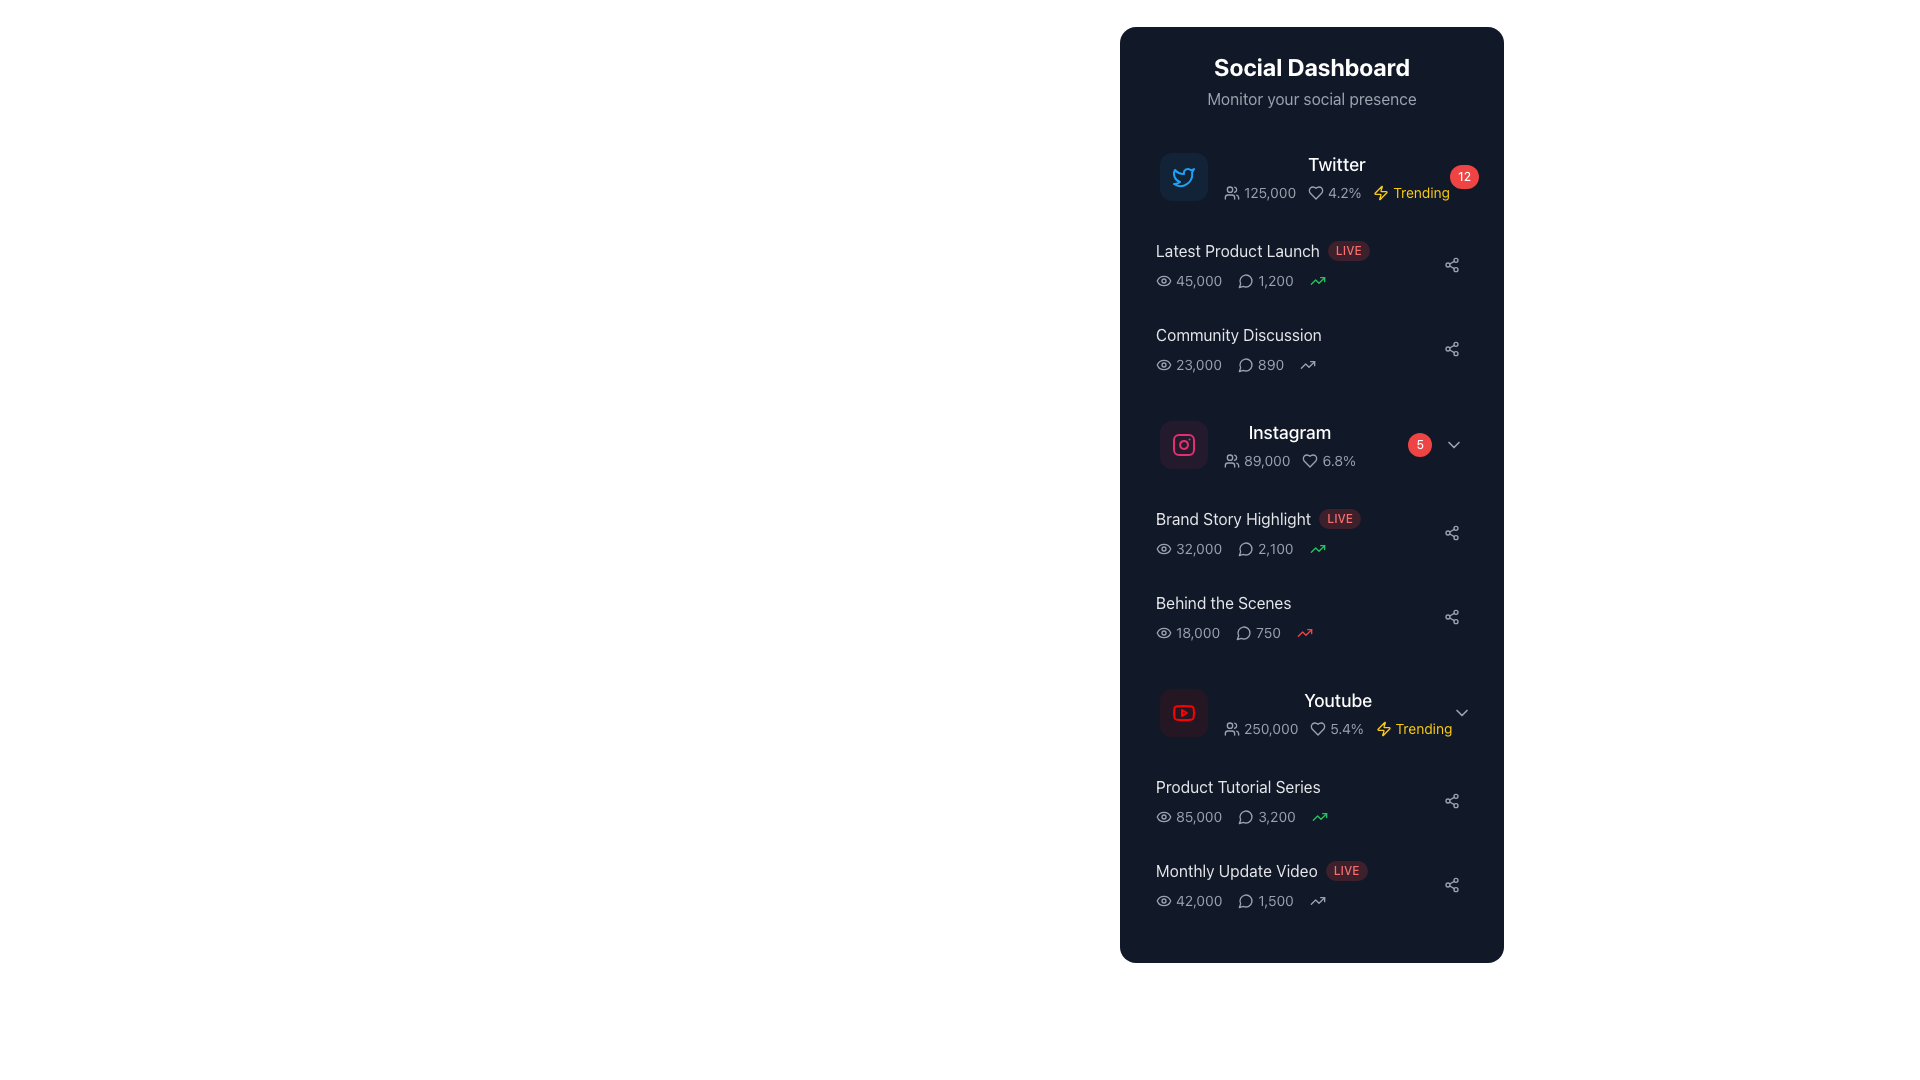  I want to click on the icon in the 'Latest Product Launch' section of the 'Social Dashboard', which is located to the left of the text '1,200', so click(1245, 281).